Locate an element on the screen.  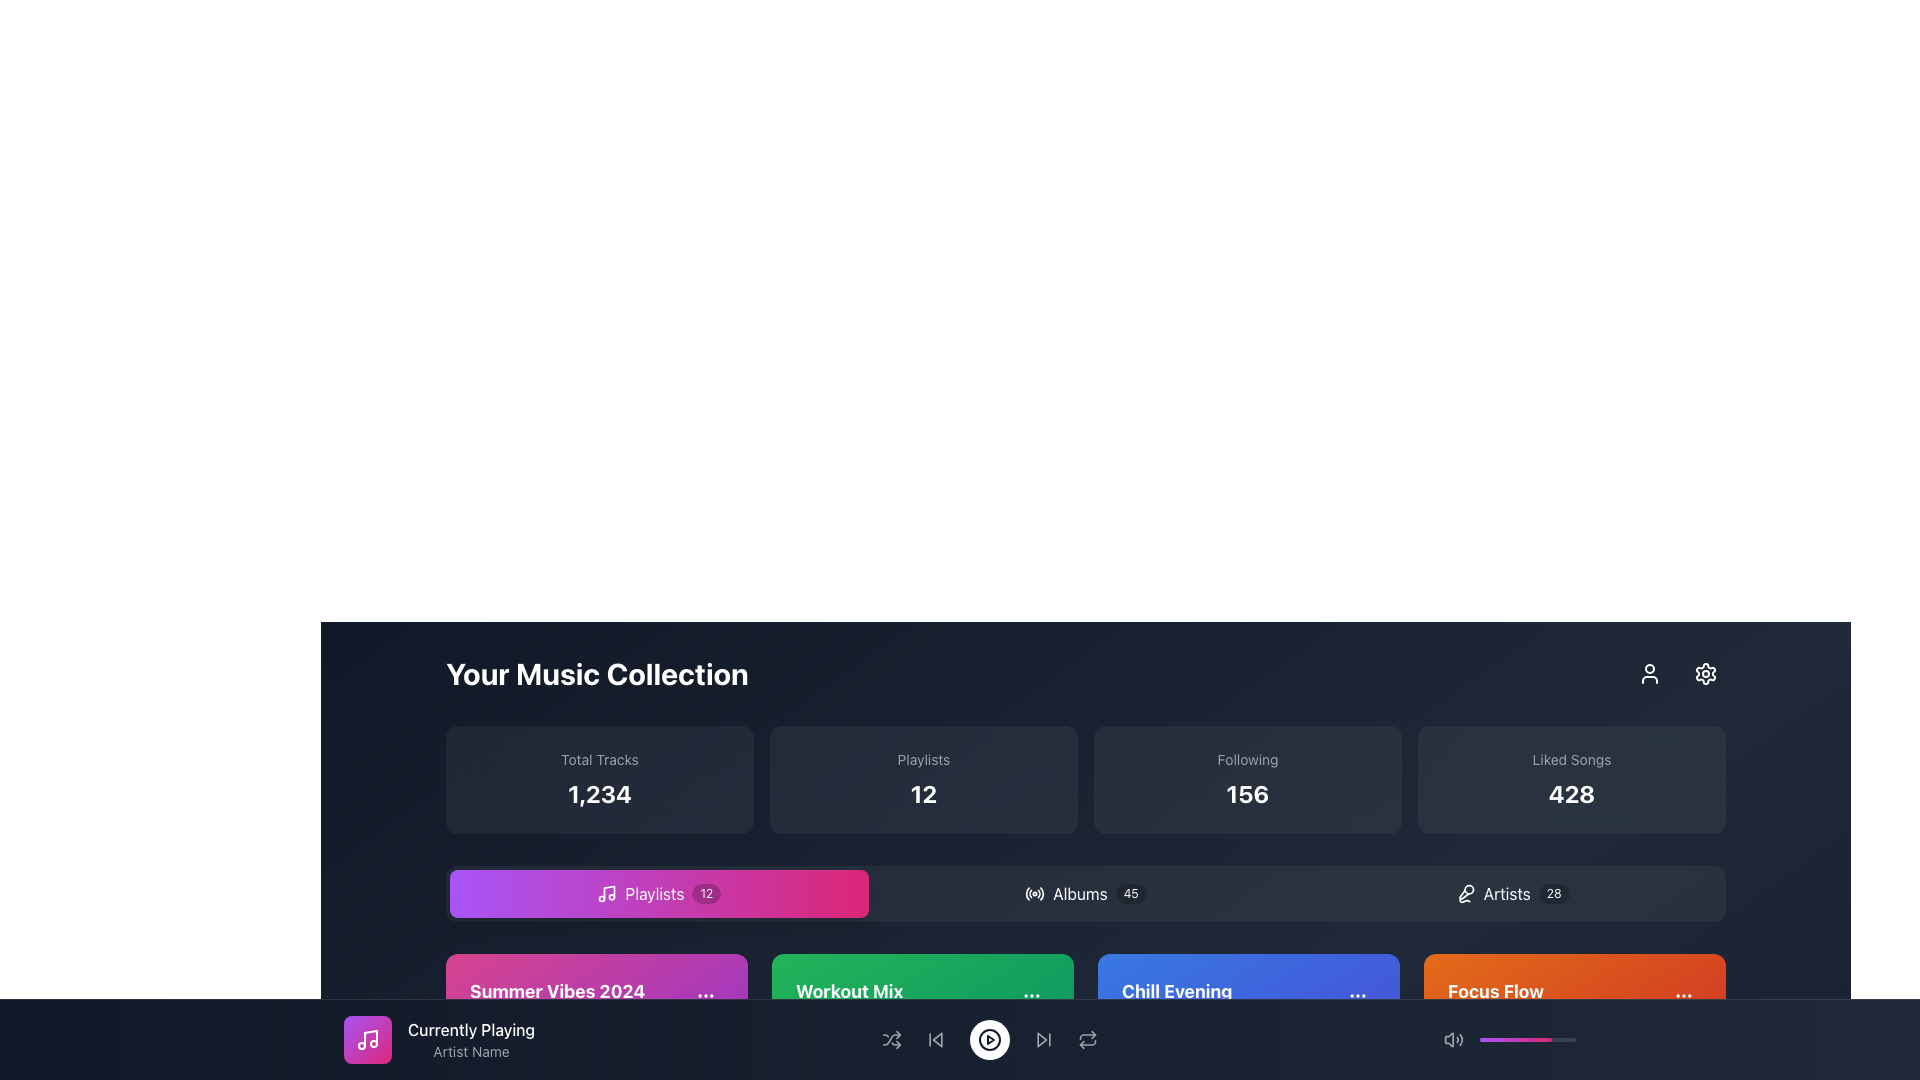
the Information Display element that shows 'Workout Mix' in bold and '18 tracks' beneath it, centrally aligned within the green rectangular card in the second row of playlist cards is located at coordinates (921, 1003).